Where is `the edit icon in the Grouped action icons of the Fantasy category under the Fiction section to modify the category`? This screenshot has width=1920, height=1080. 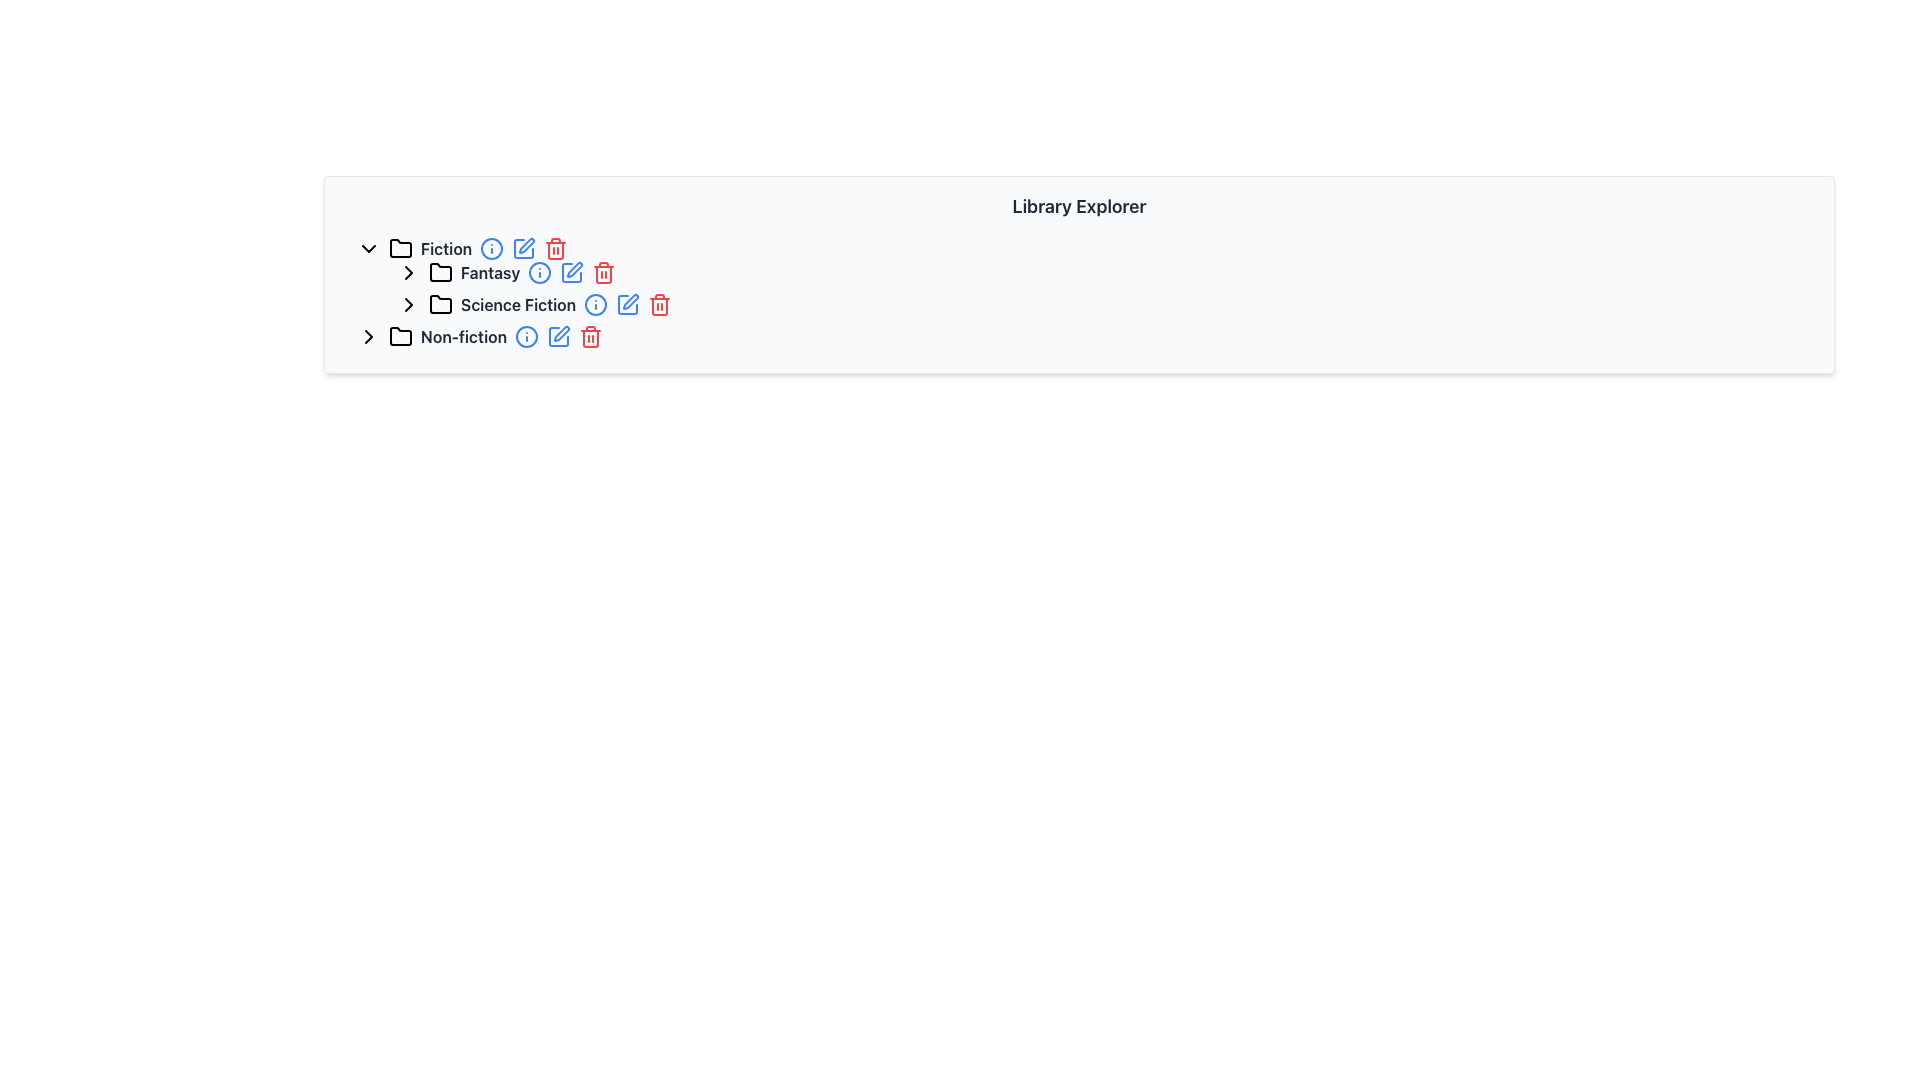
the edit icon in the Grouped action icons of the Fantasy category under the Fiction section to modify the category is located at coordinates (571, 273).